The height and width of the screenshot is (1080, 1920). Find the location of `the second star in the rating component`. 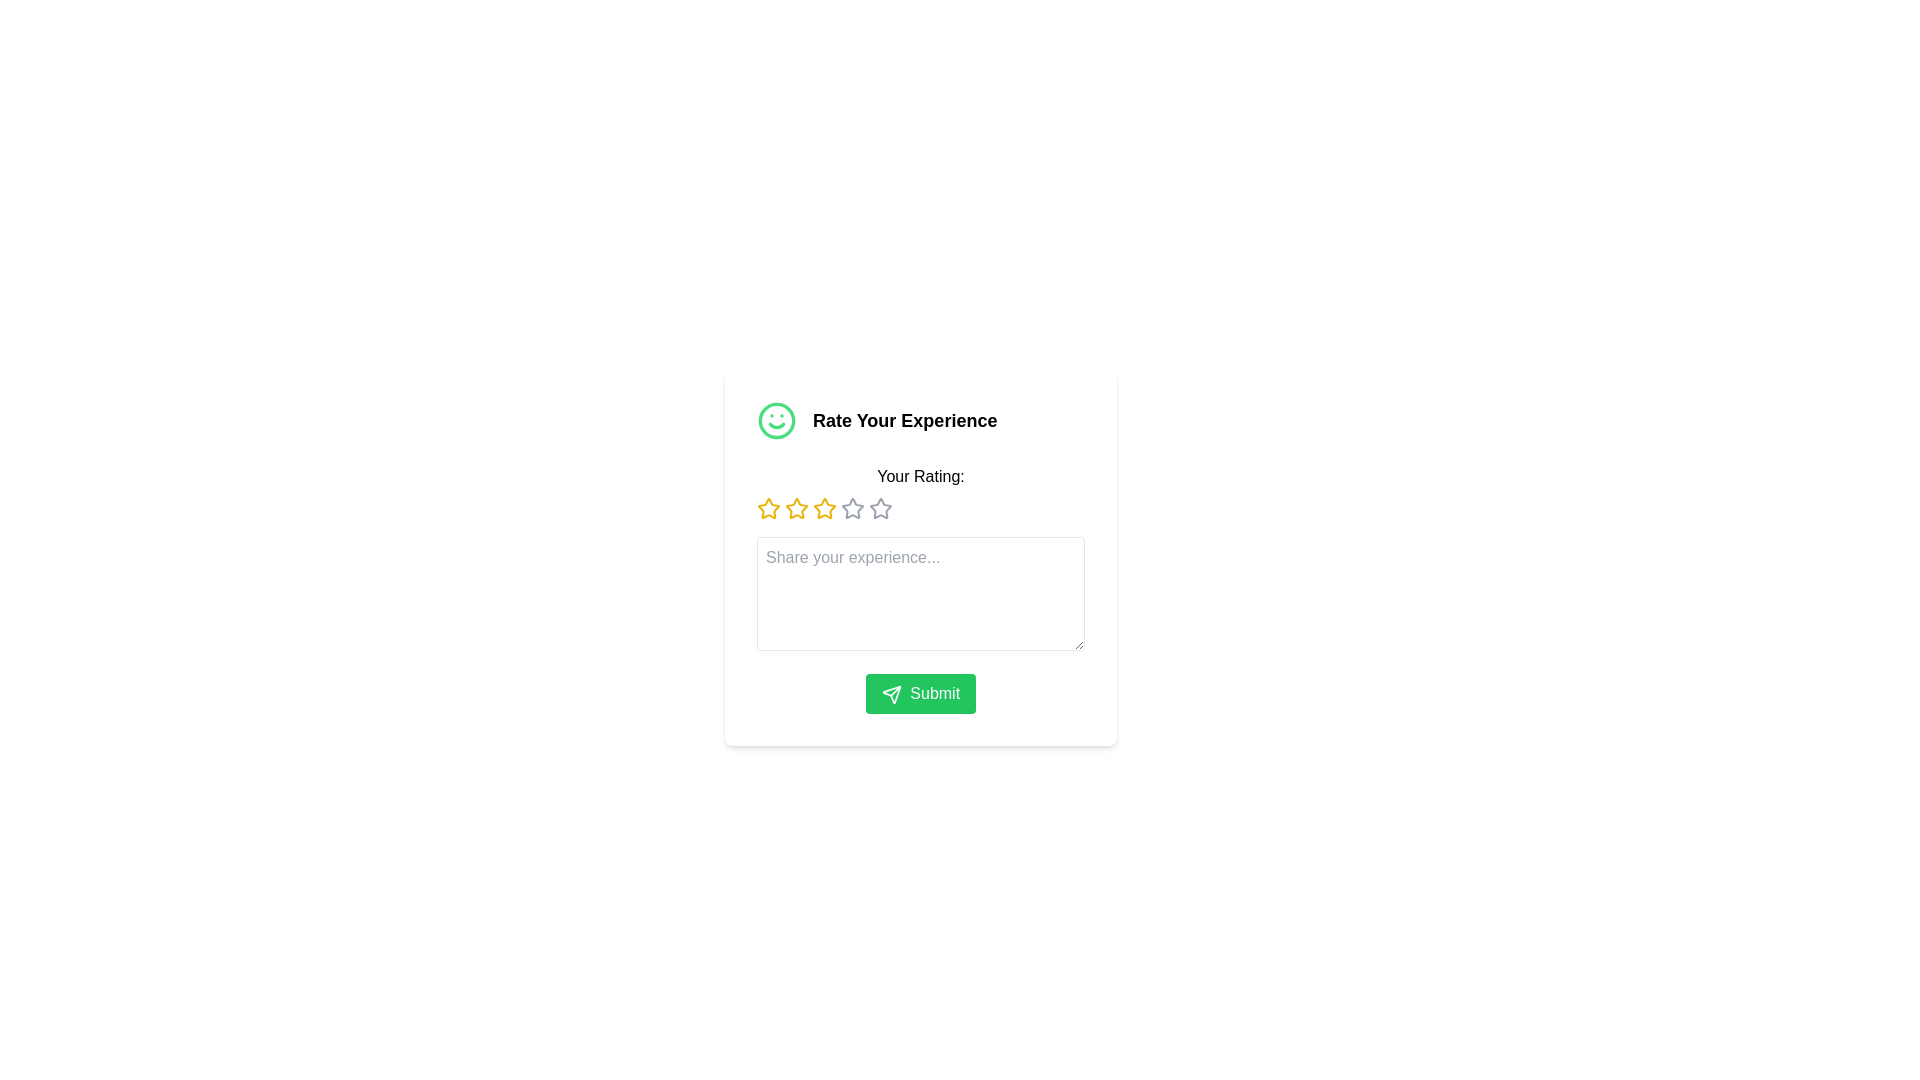

the second star in the rating component is located at coordinates (795, 507).